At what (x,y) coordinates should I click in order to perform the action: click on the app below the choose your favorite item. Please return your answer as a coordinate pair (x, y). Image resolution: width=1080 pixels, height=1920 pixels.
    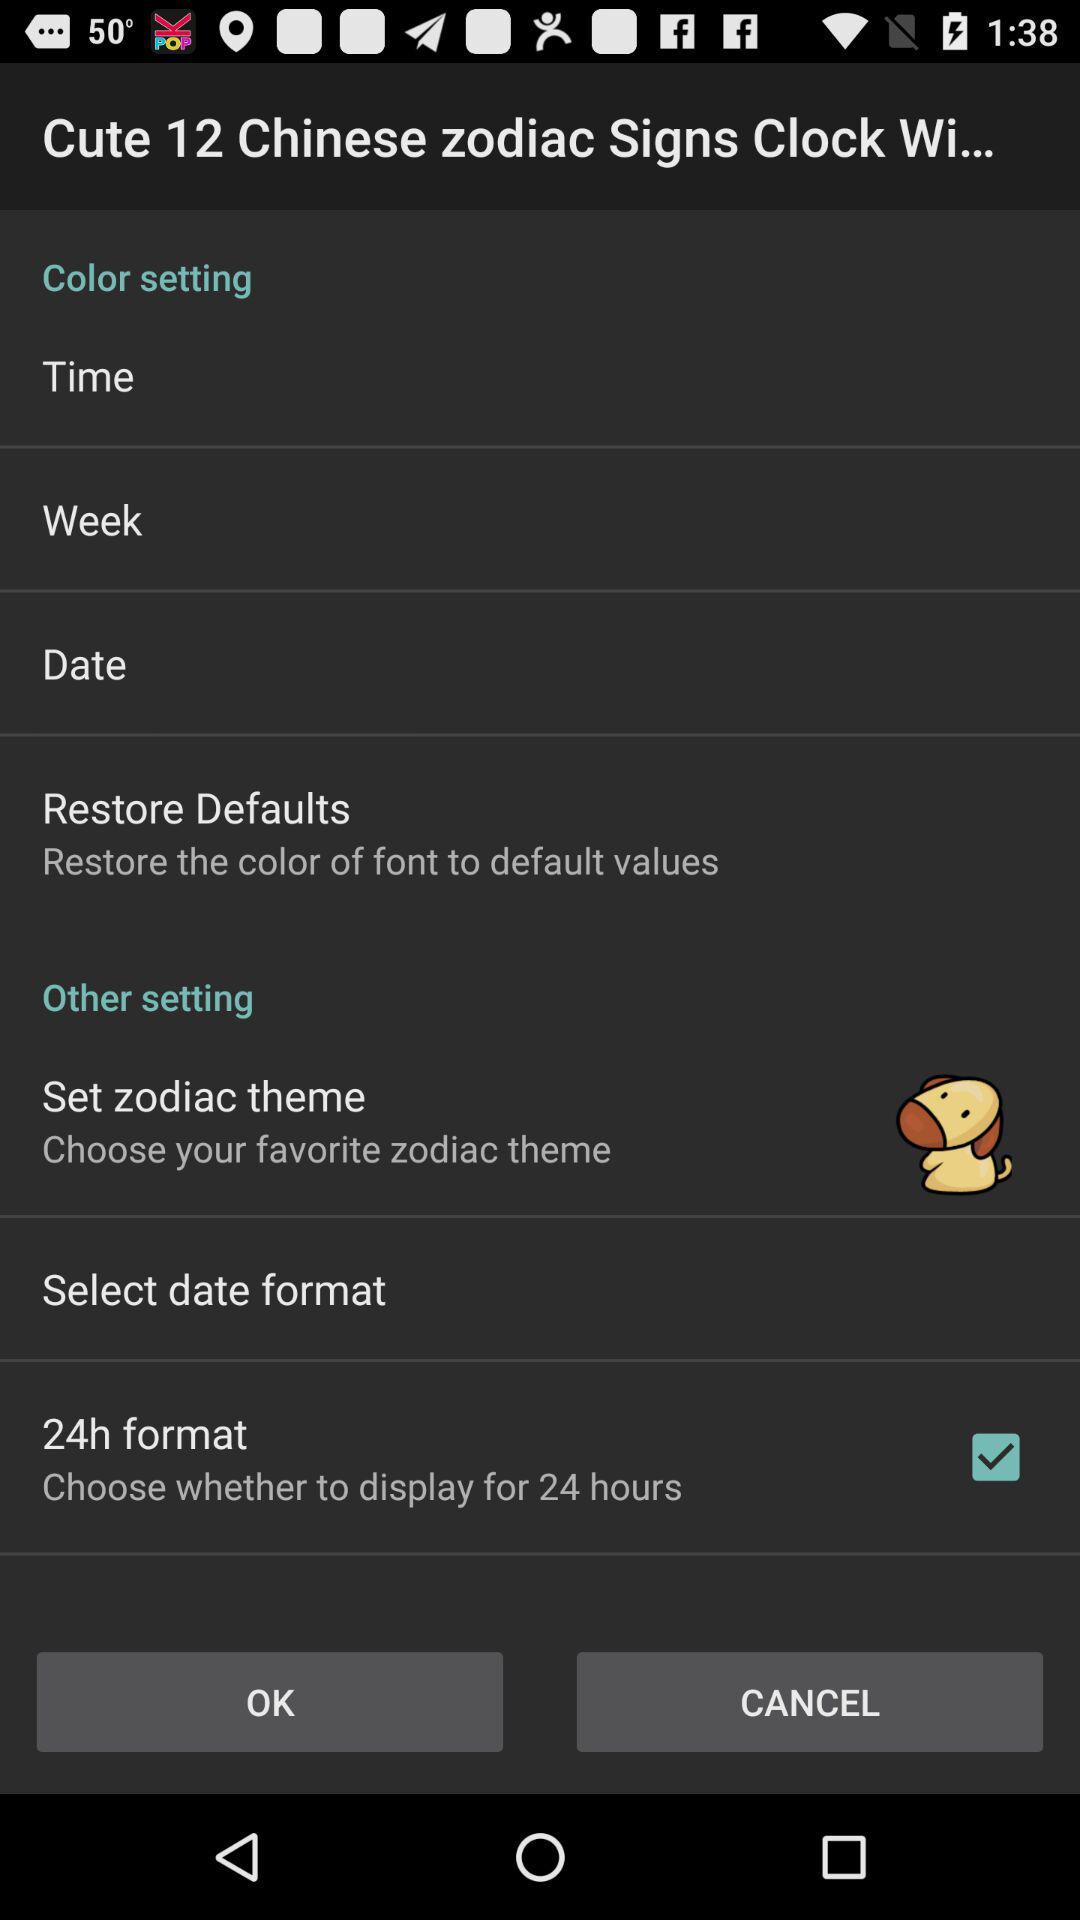
    Looking at the image, I should click on (214, 1288).